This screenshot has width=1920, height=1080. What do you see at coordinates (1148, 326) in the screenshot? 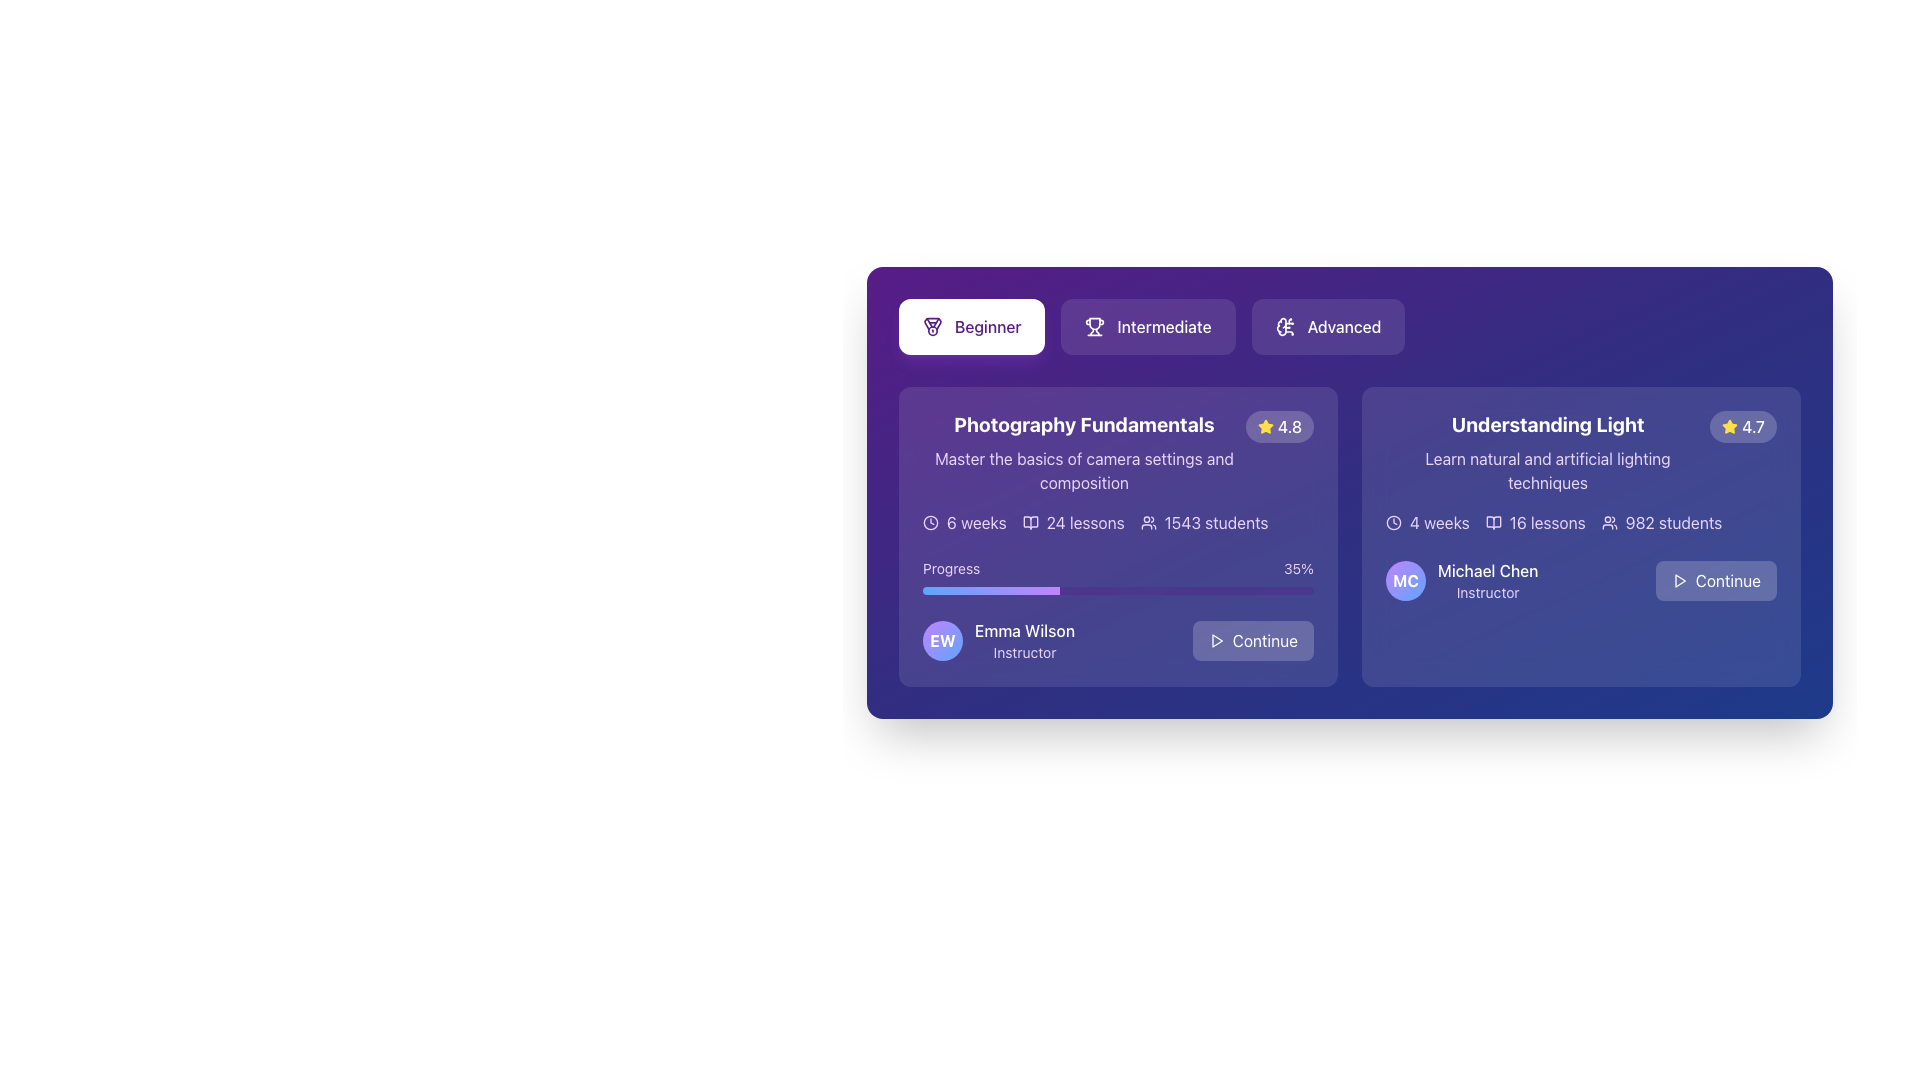
I see `the 'Intermediate' button, which is the second button in a sequence of three for skill level selection` at bounding box center [1148, 326].